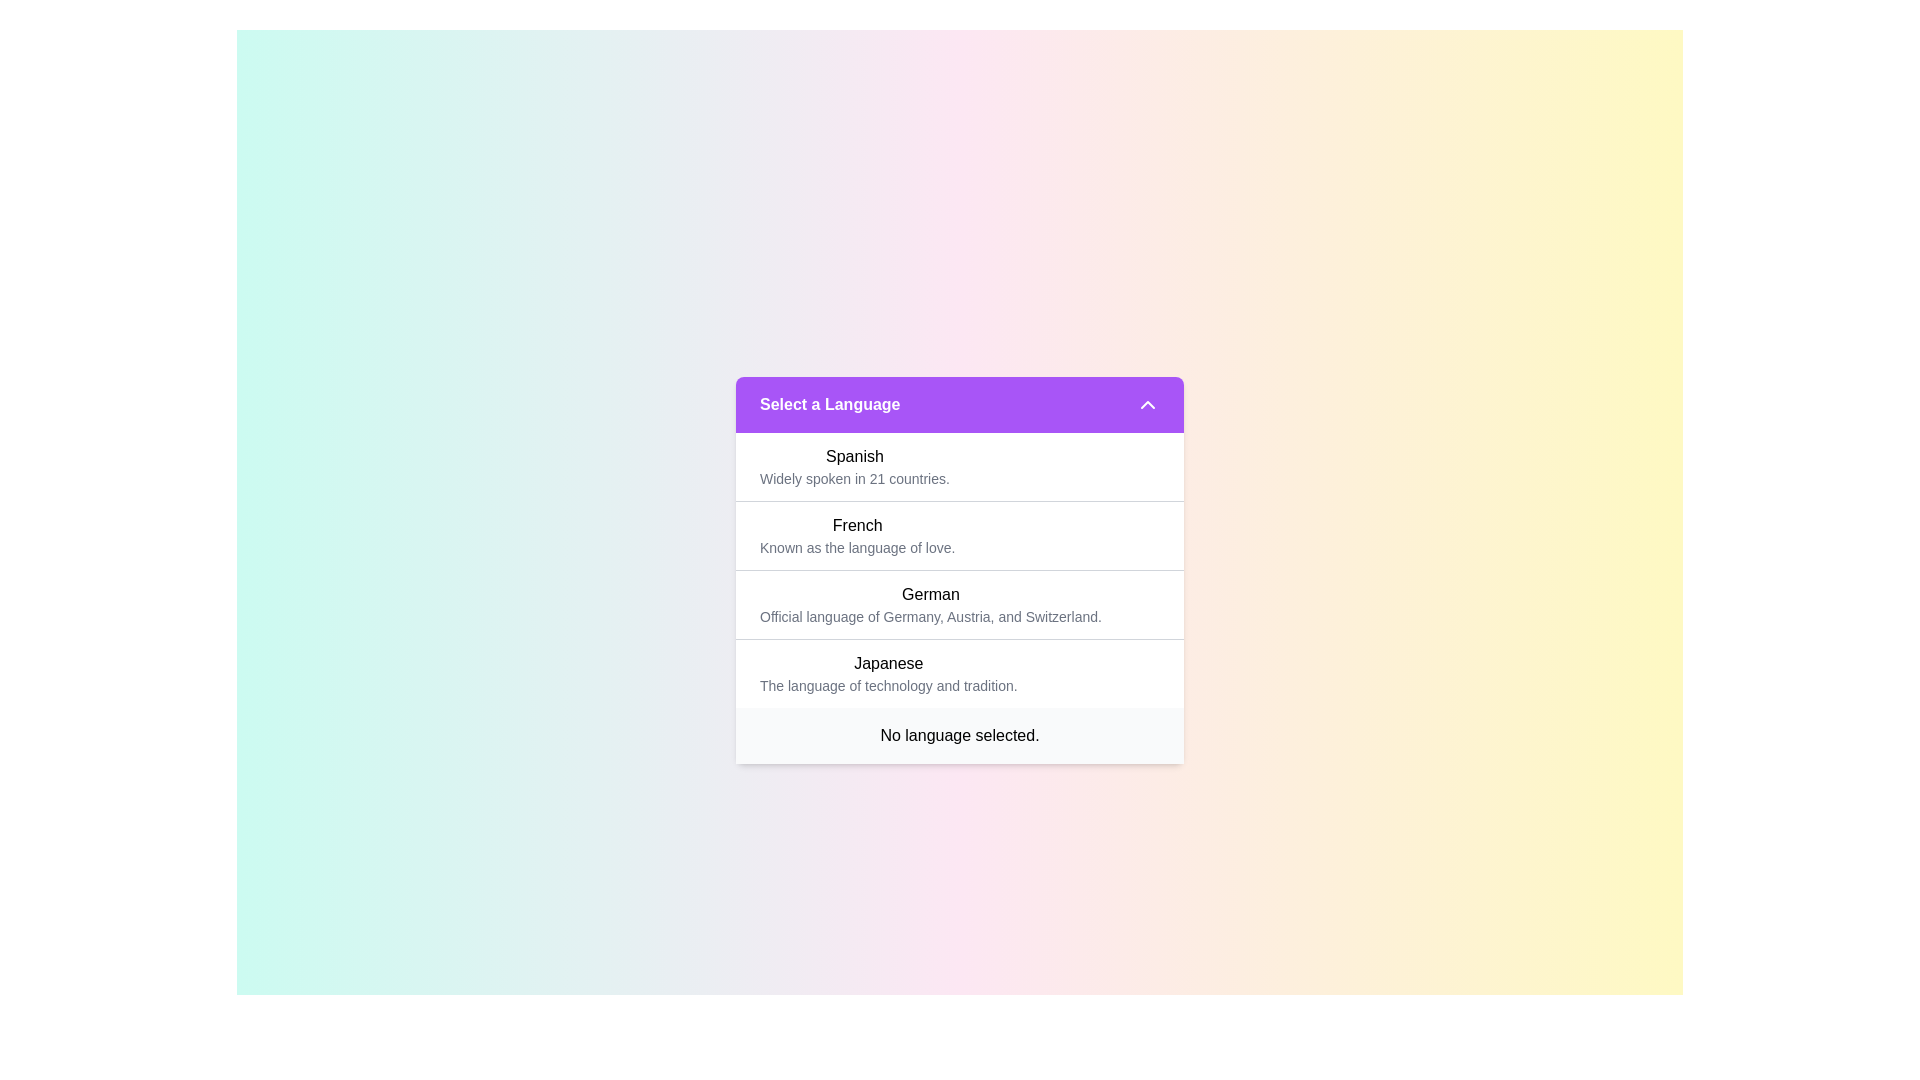 The image size is (1920, 1080). I want to click on the third entry in the language selection list to choose 'German' as the preferred language, so click(930, 603).